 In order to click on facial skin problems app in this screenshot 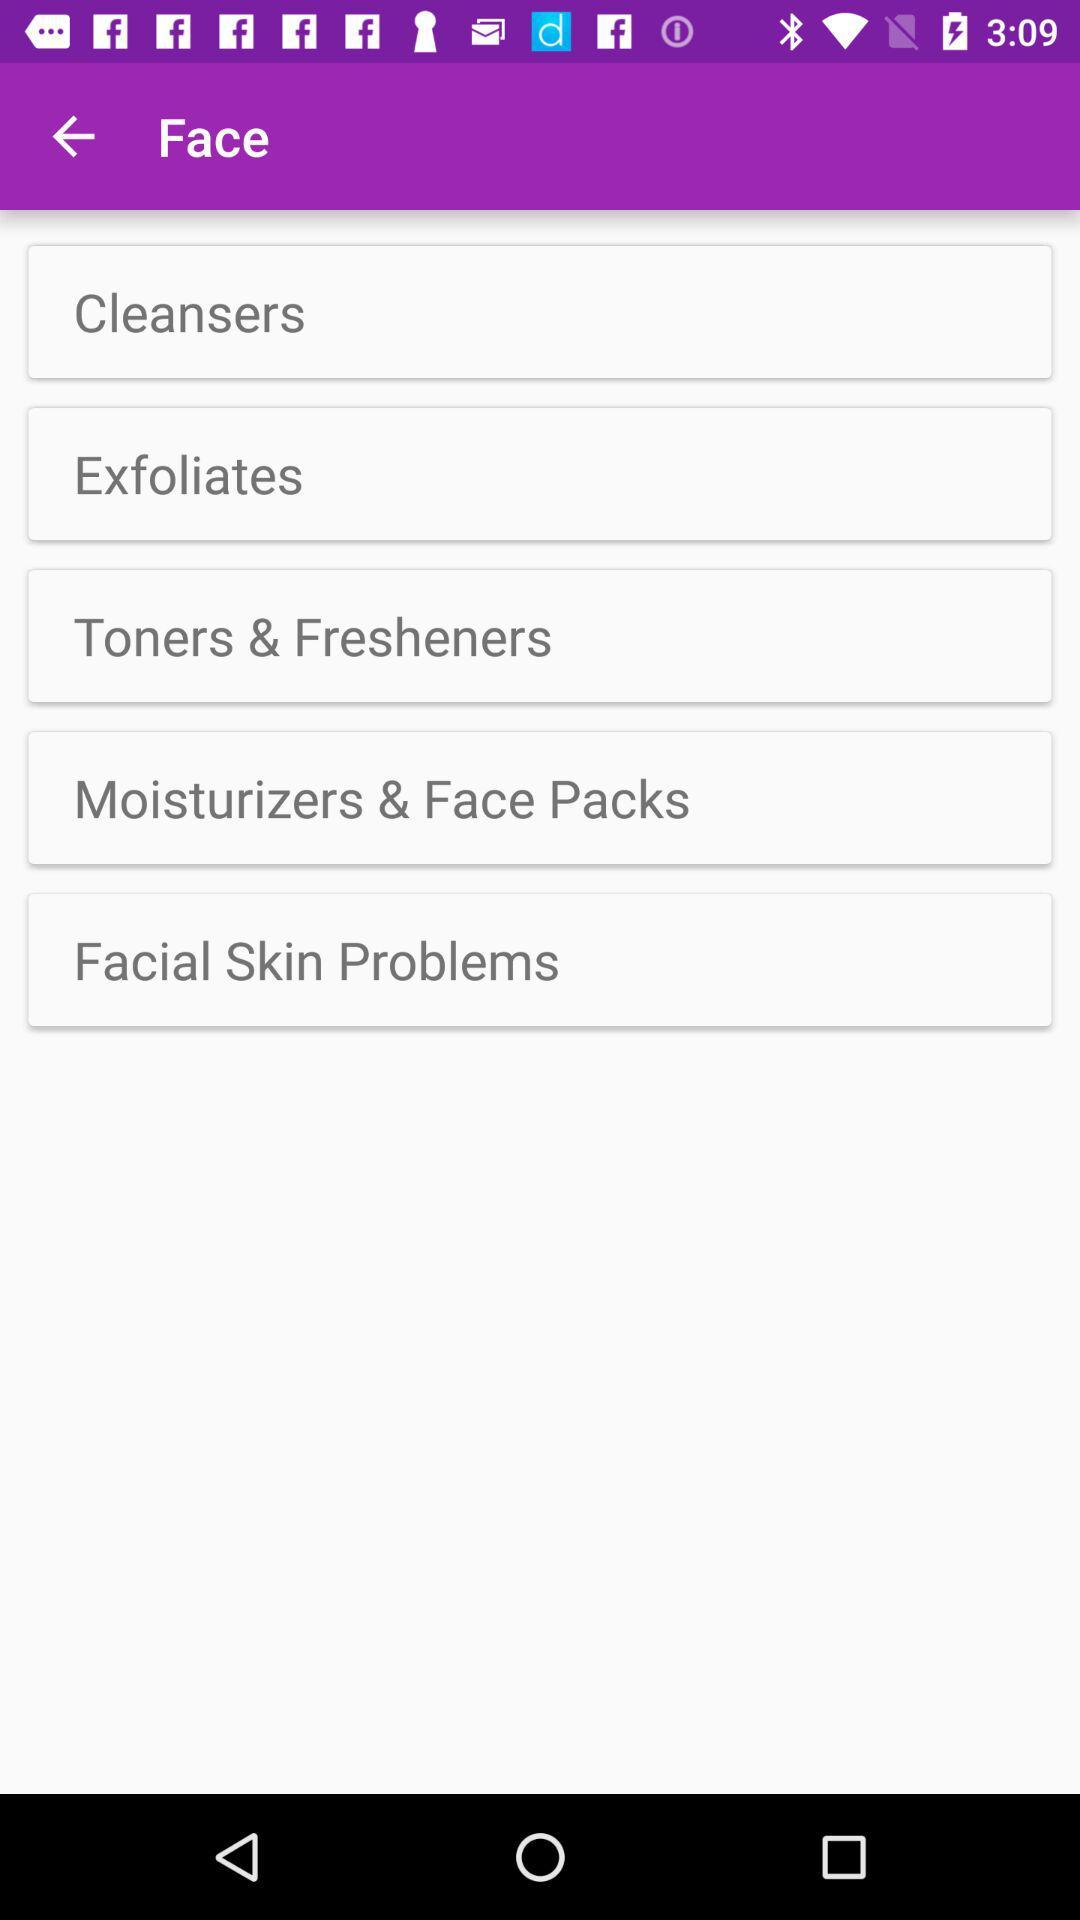, I will do `click(540, 960)`.